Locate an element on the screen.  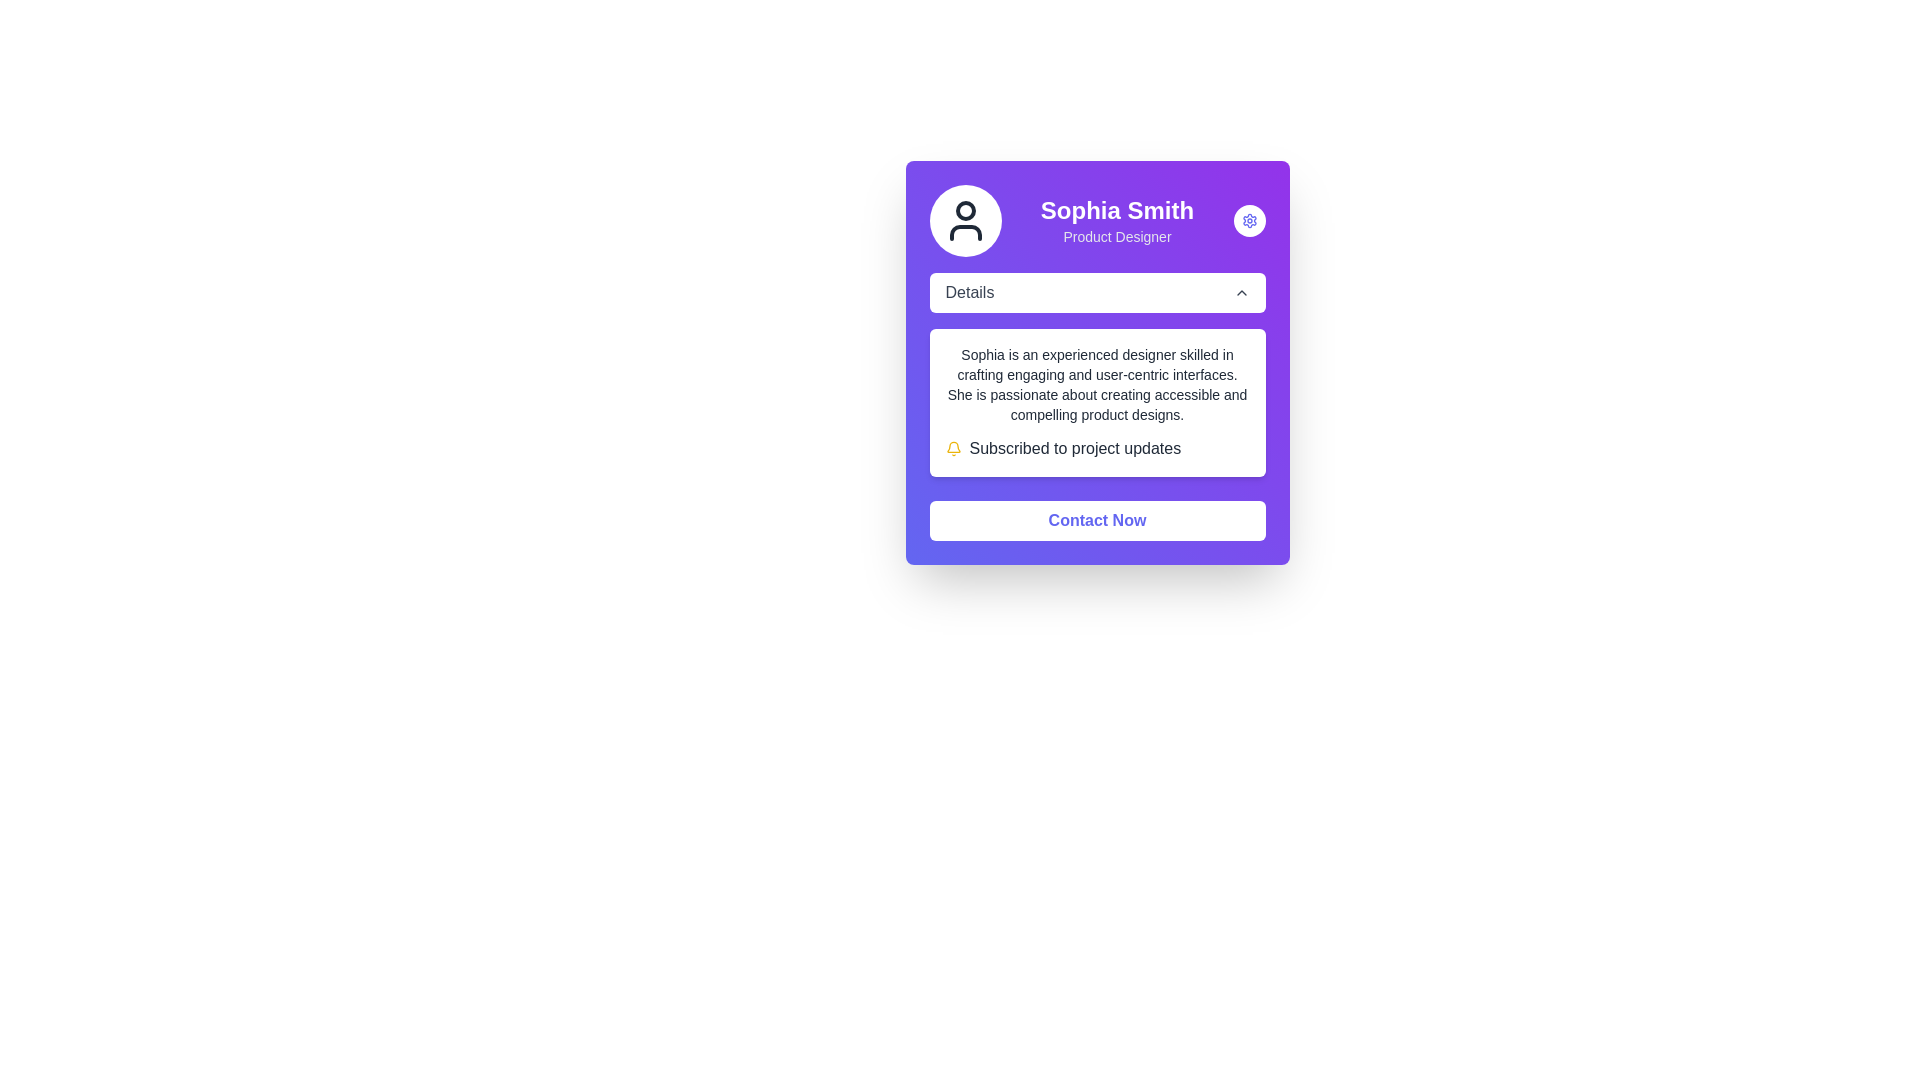
the 'Details' label text, which is displayed in dark-gray font on a white background within a purple card interface is located at coordinates (969, 293).